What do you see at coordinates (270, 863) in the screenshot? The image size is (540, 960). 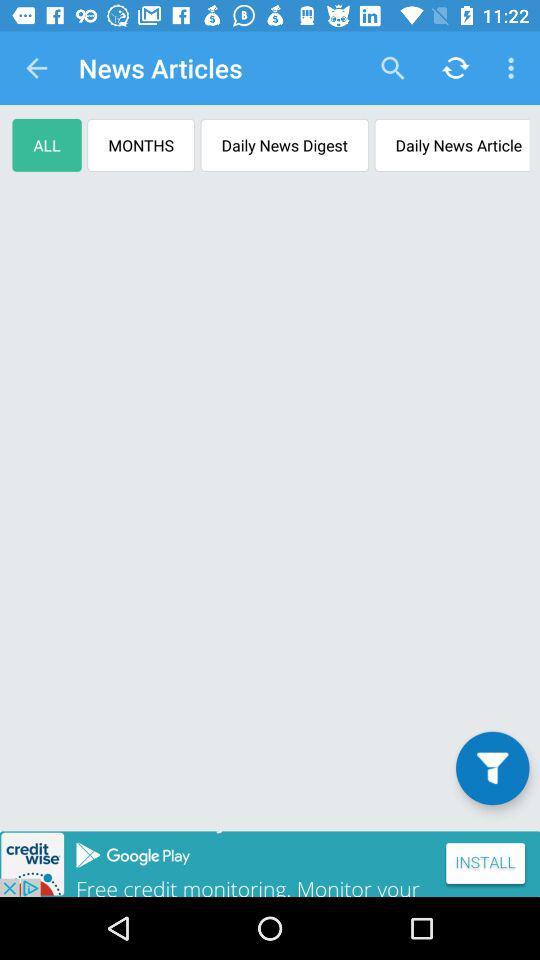 I see `advertisement` at bounding box center [270, 863].